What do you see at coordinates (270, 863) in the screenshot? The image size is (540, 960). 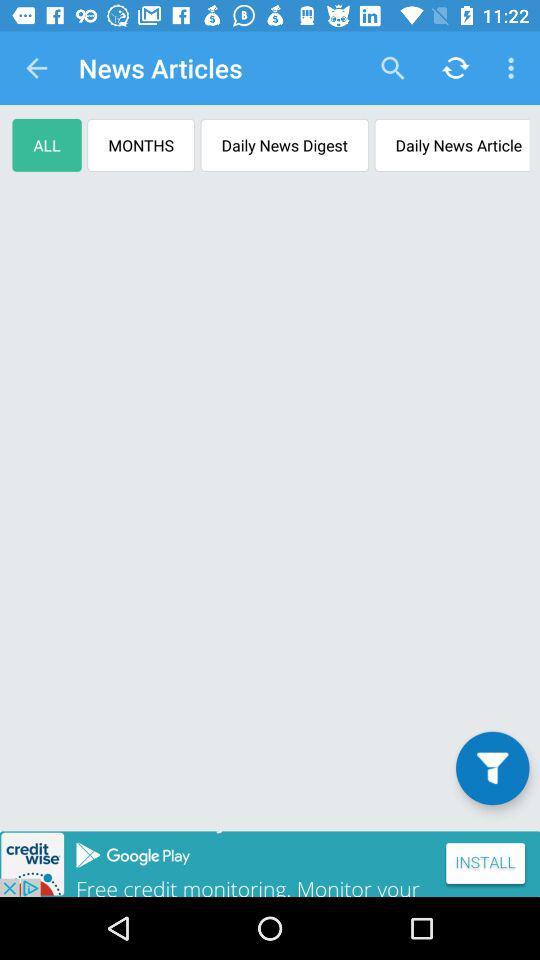 I see `advertisement` at bounding box center [270, 863].